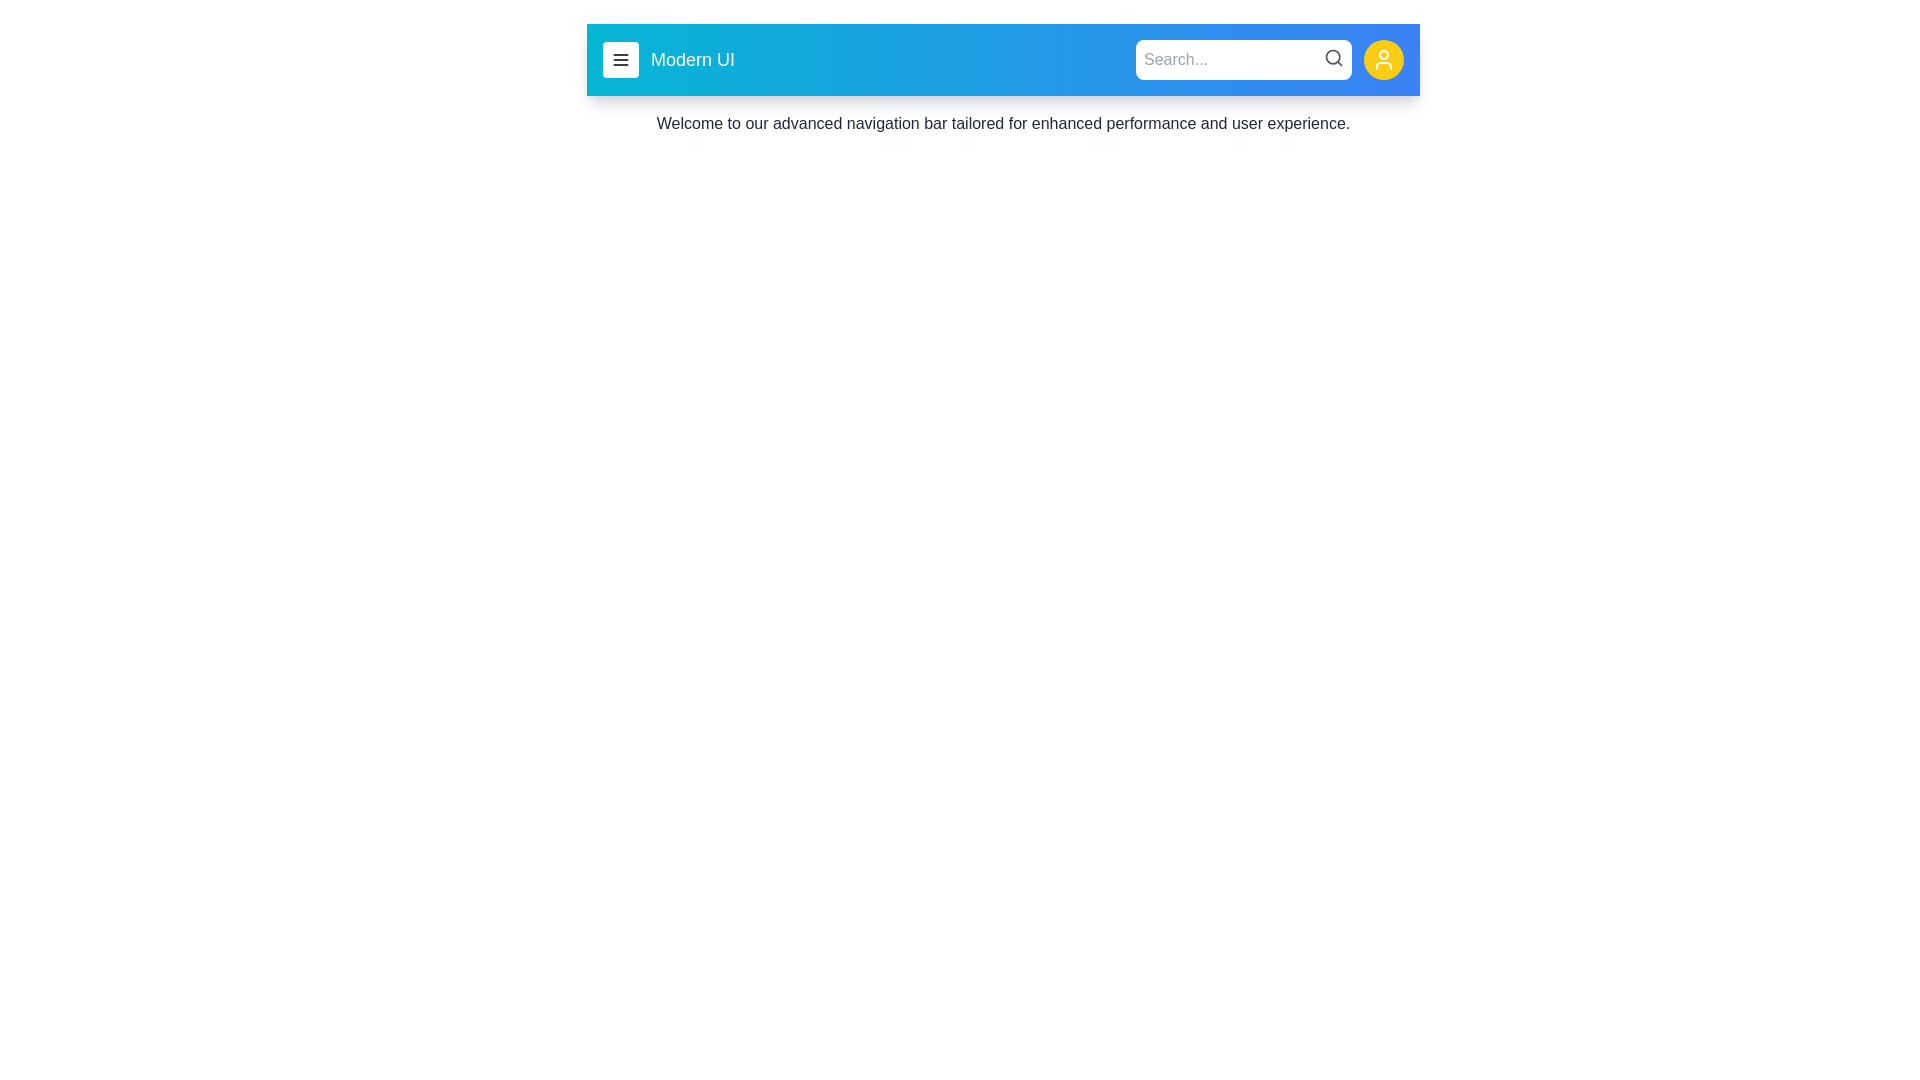  I want to click on the user profile button located on the top-right corner of the ModernAppBar, so click(1382, 59).